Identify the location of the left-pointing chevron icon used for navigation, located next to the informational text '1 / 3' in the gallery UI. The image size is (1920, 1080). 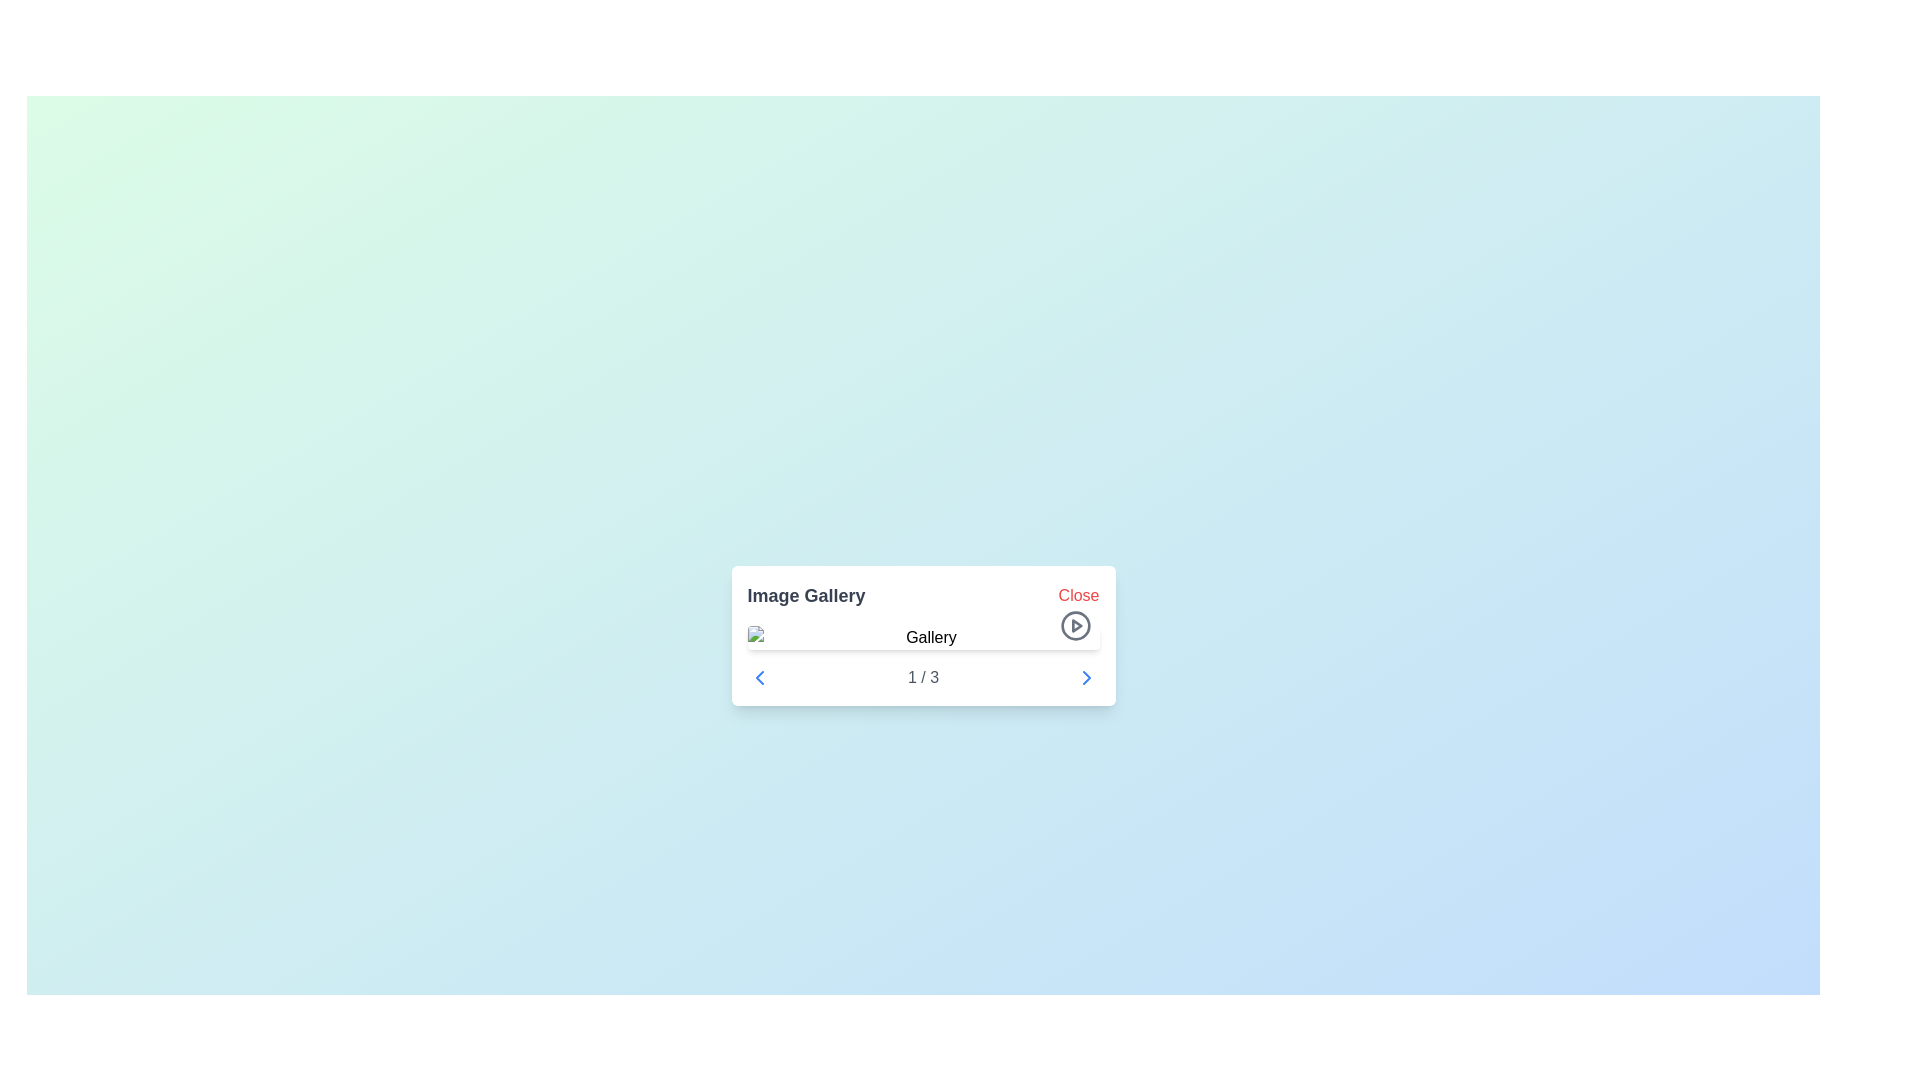
(758, 677).